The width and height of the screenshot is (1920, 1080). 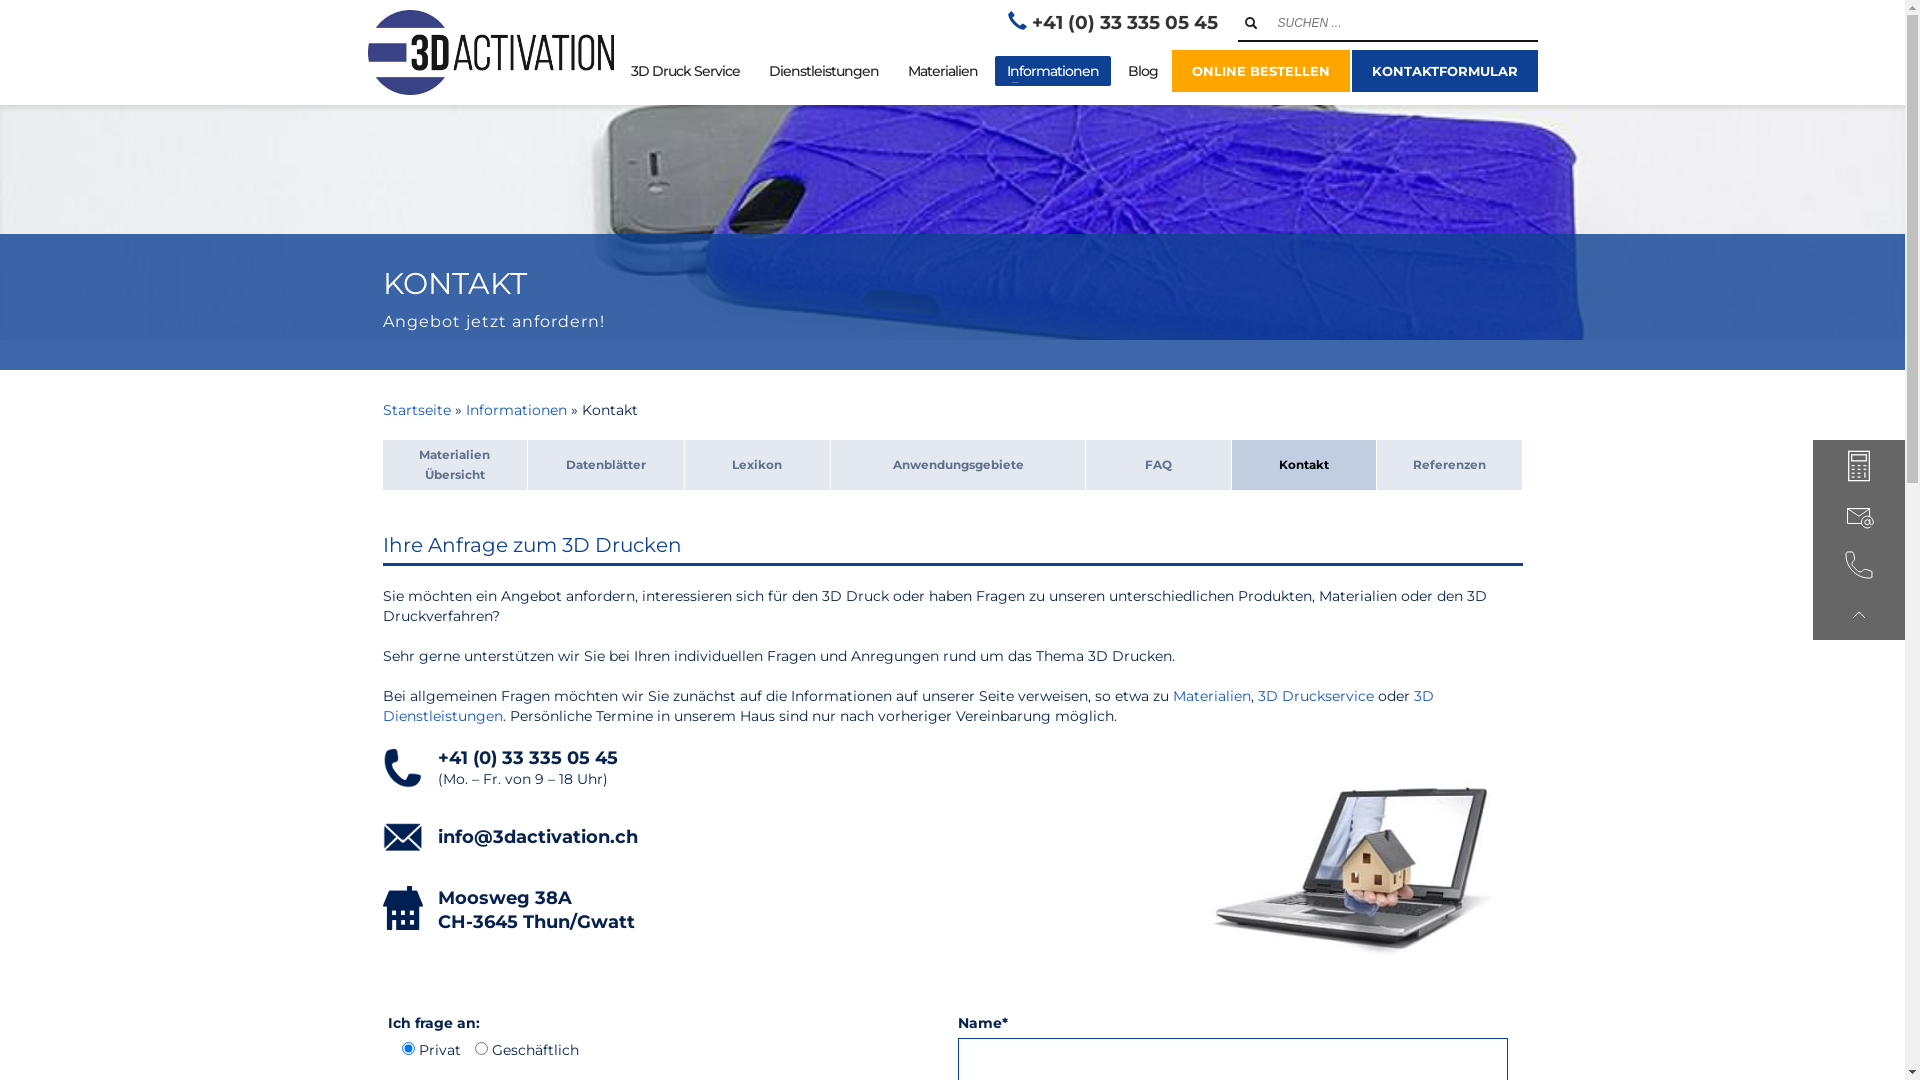 I want to click on '+41 (0) 33 335 05 45', so click(x=1032, y=22).